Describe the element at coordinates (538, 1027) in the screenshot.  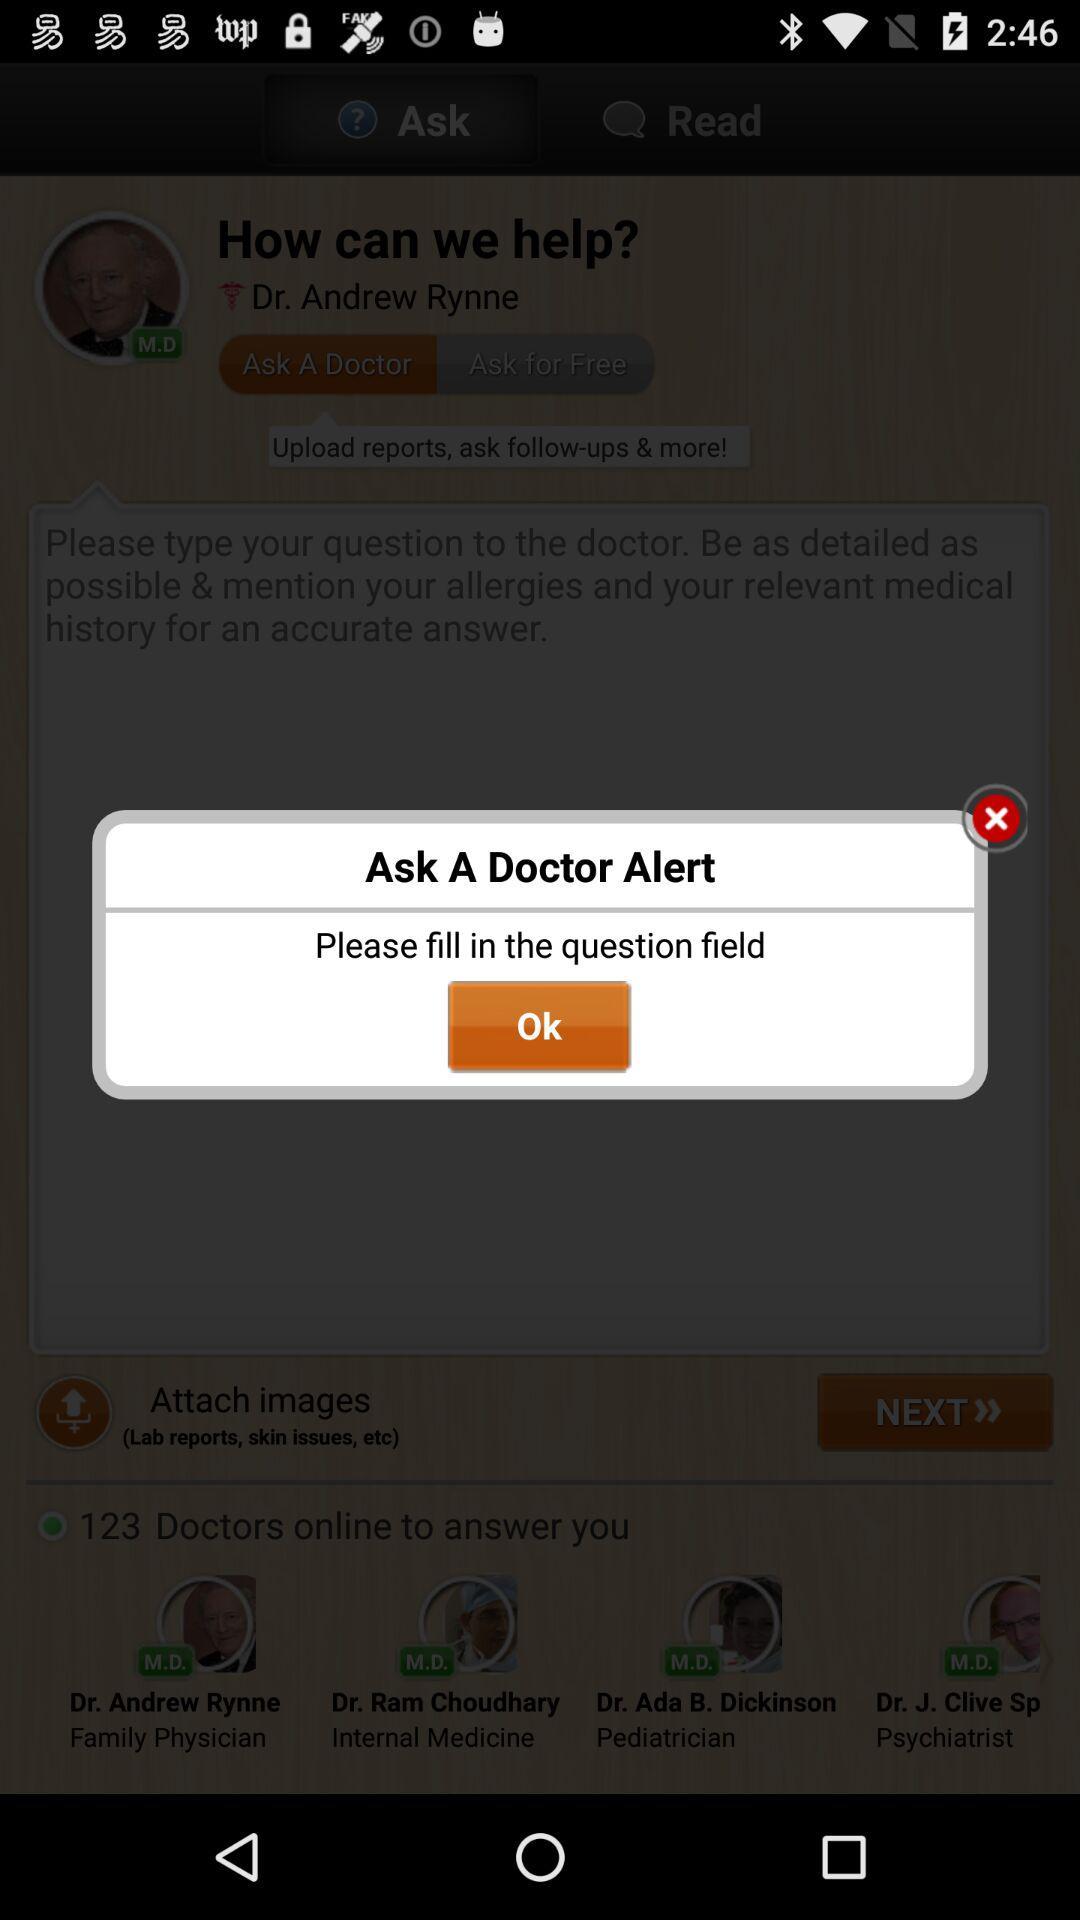
I see `ok item` at that location.